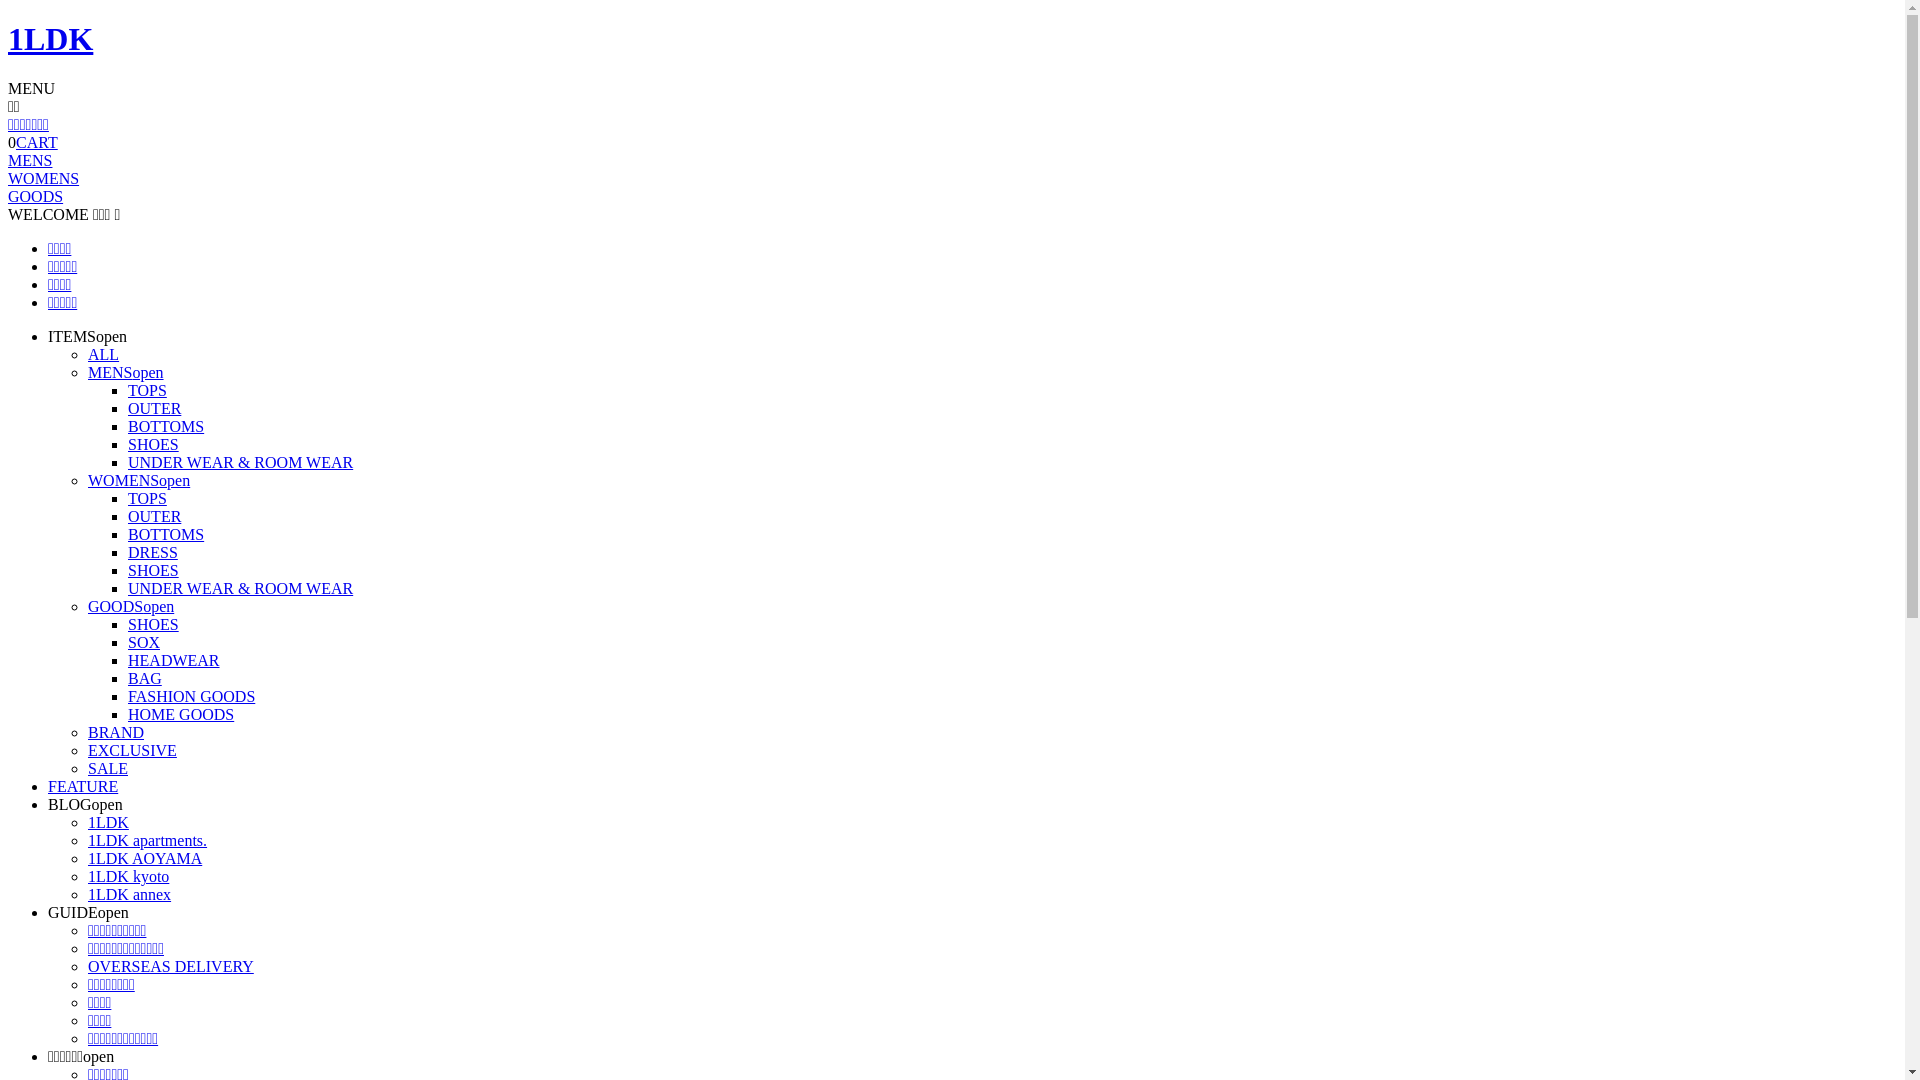  Describe the element at coordinates (127, 695) in the screenshot. I see `'FASHION GOODS'` at that location.